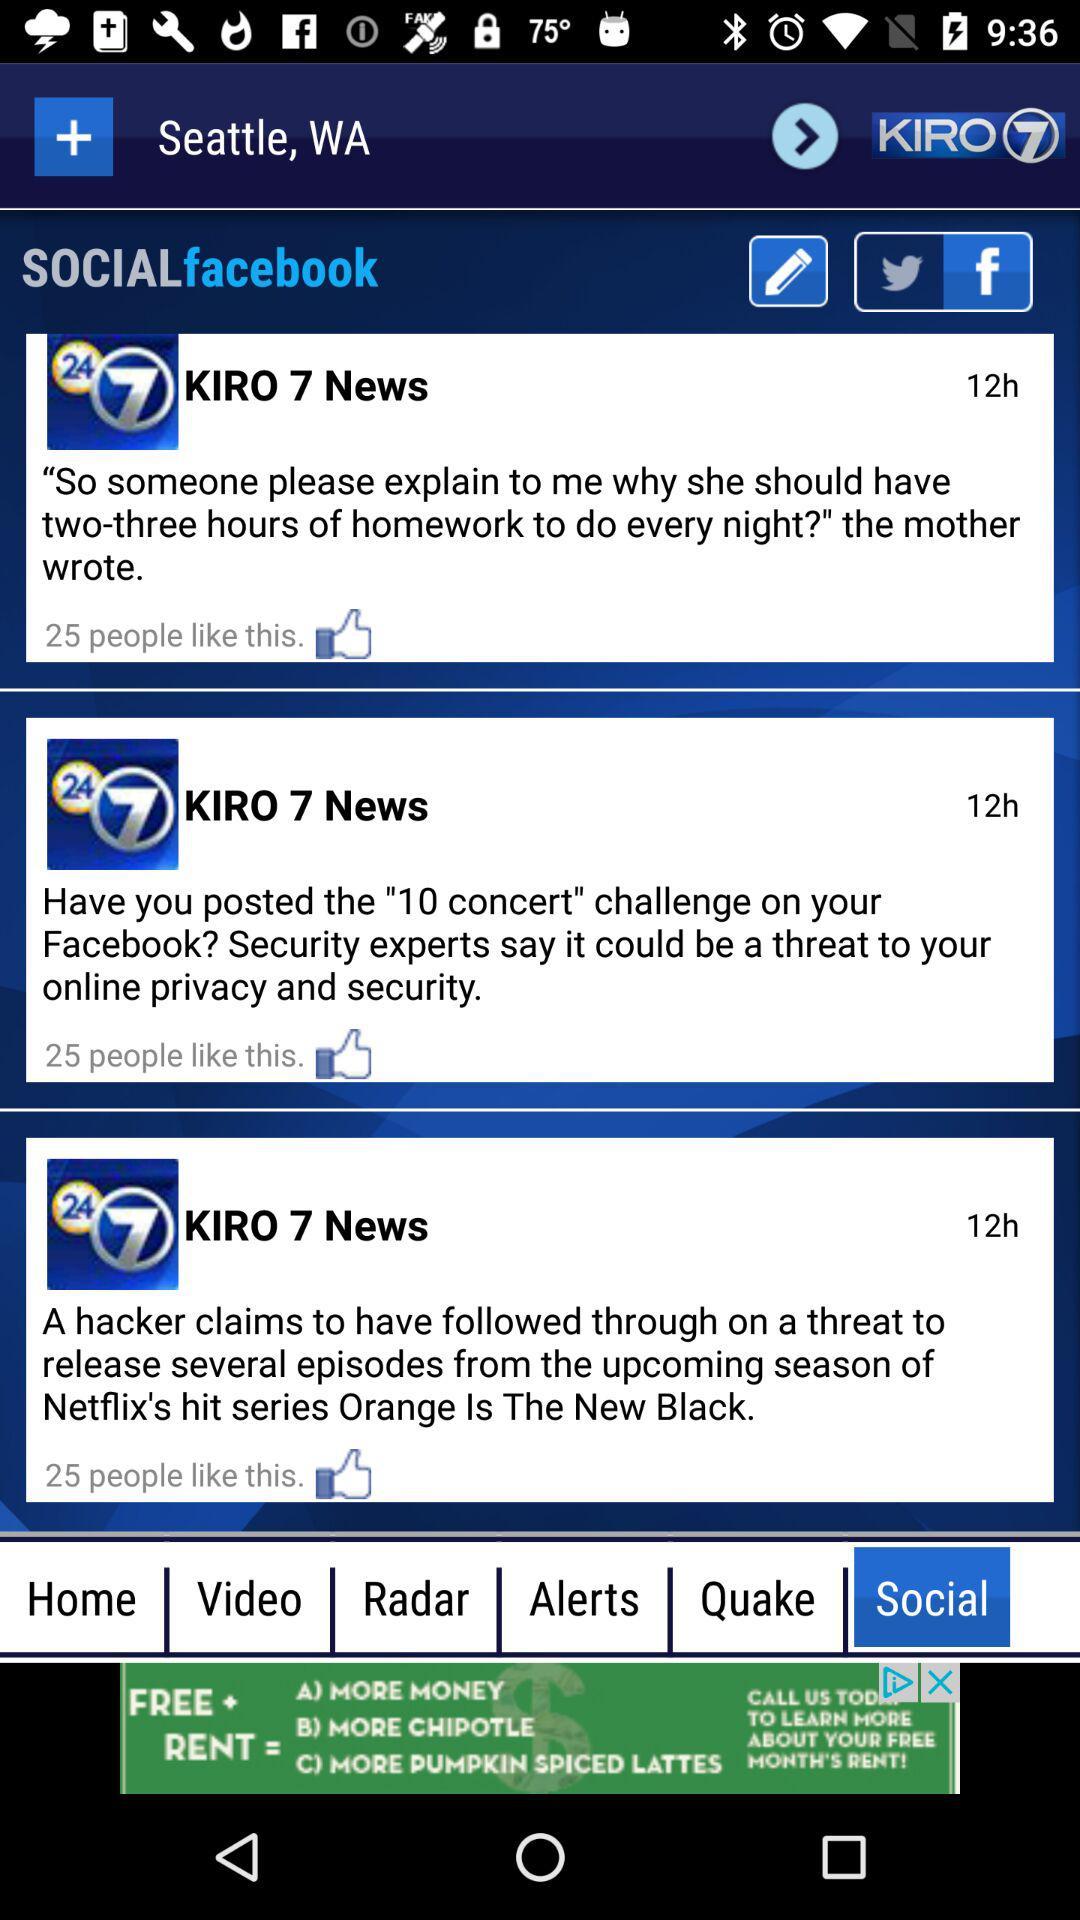  Describe the element at coordinates (804, 135) in the screenshot. I see `change city` at that location.